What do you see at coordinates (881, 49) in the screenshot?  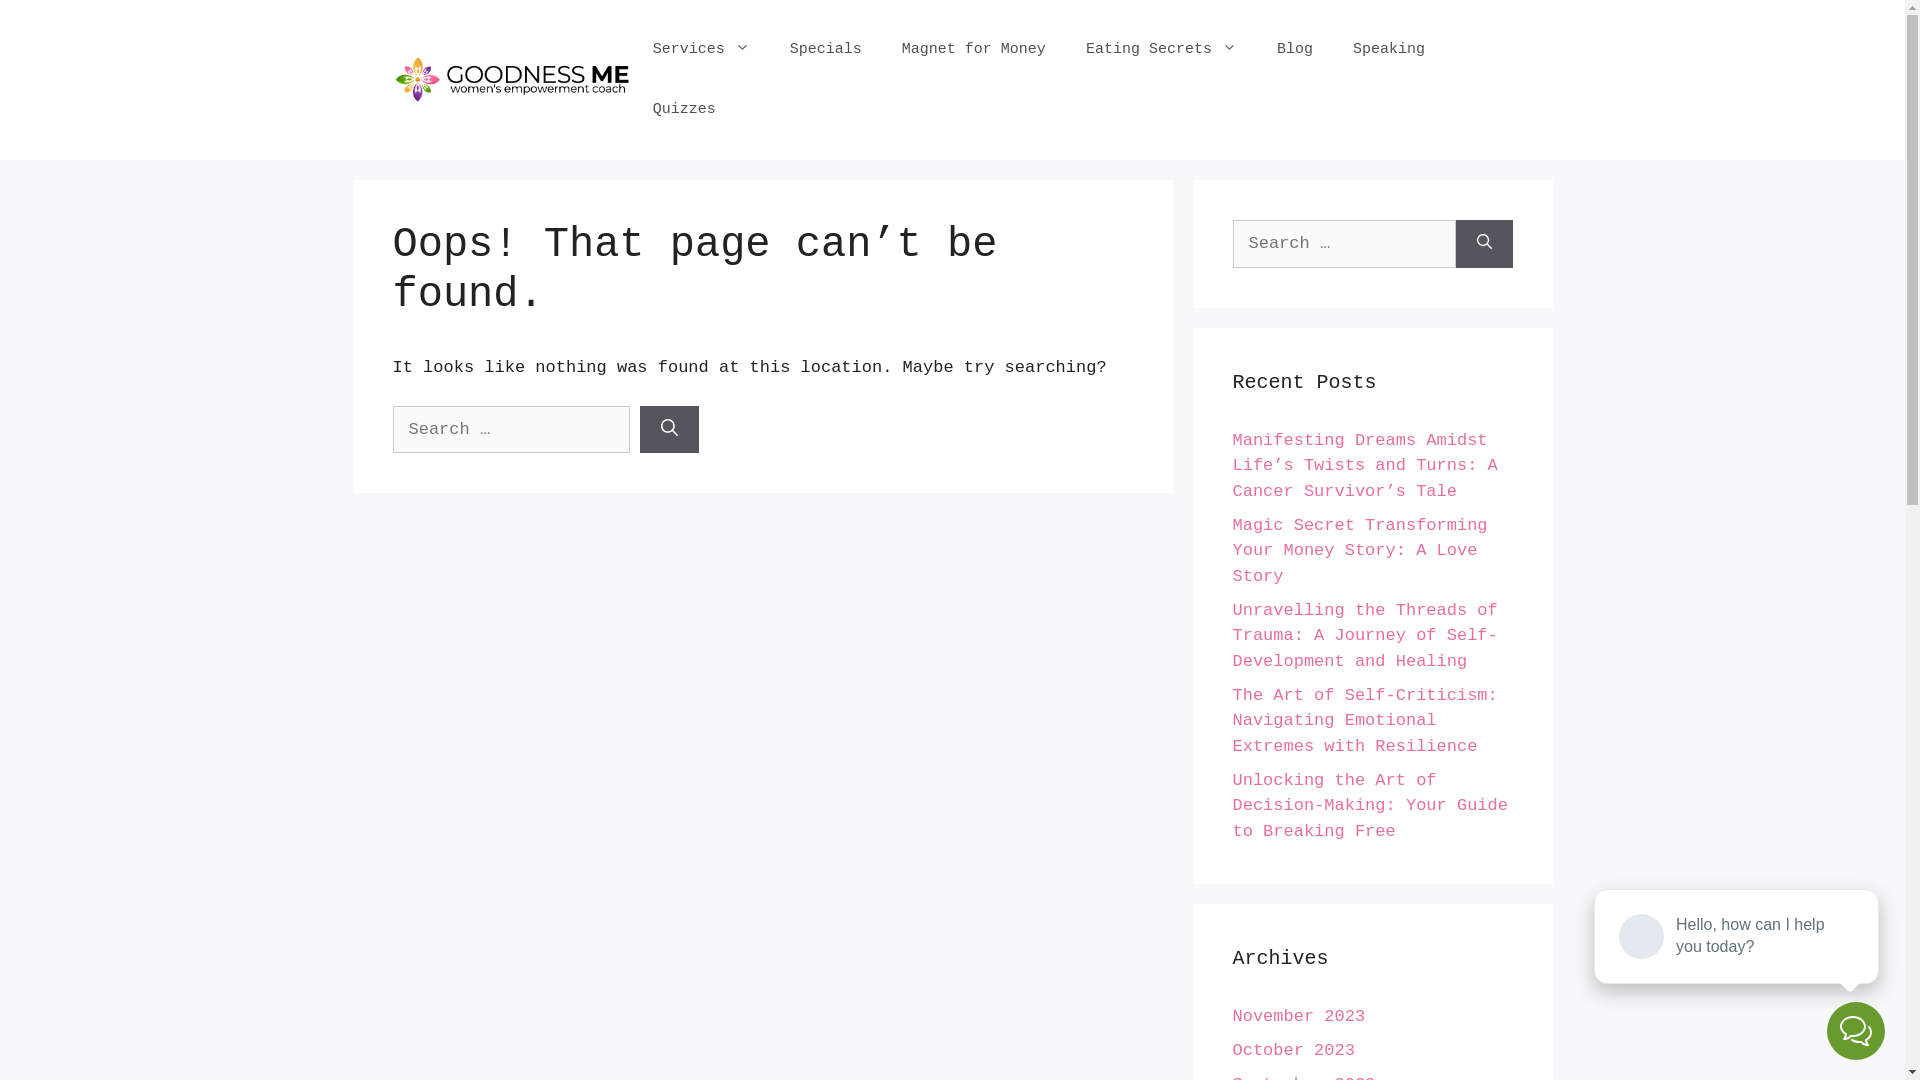 I see `'Magnet for Money'` at bounding box center [881, 49].